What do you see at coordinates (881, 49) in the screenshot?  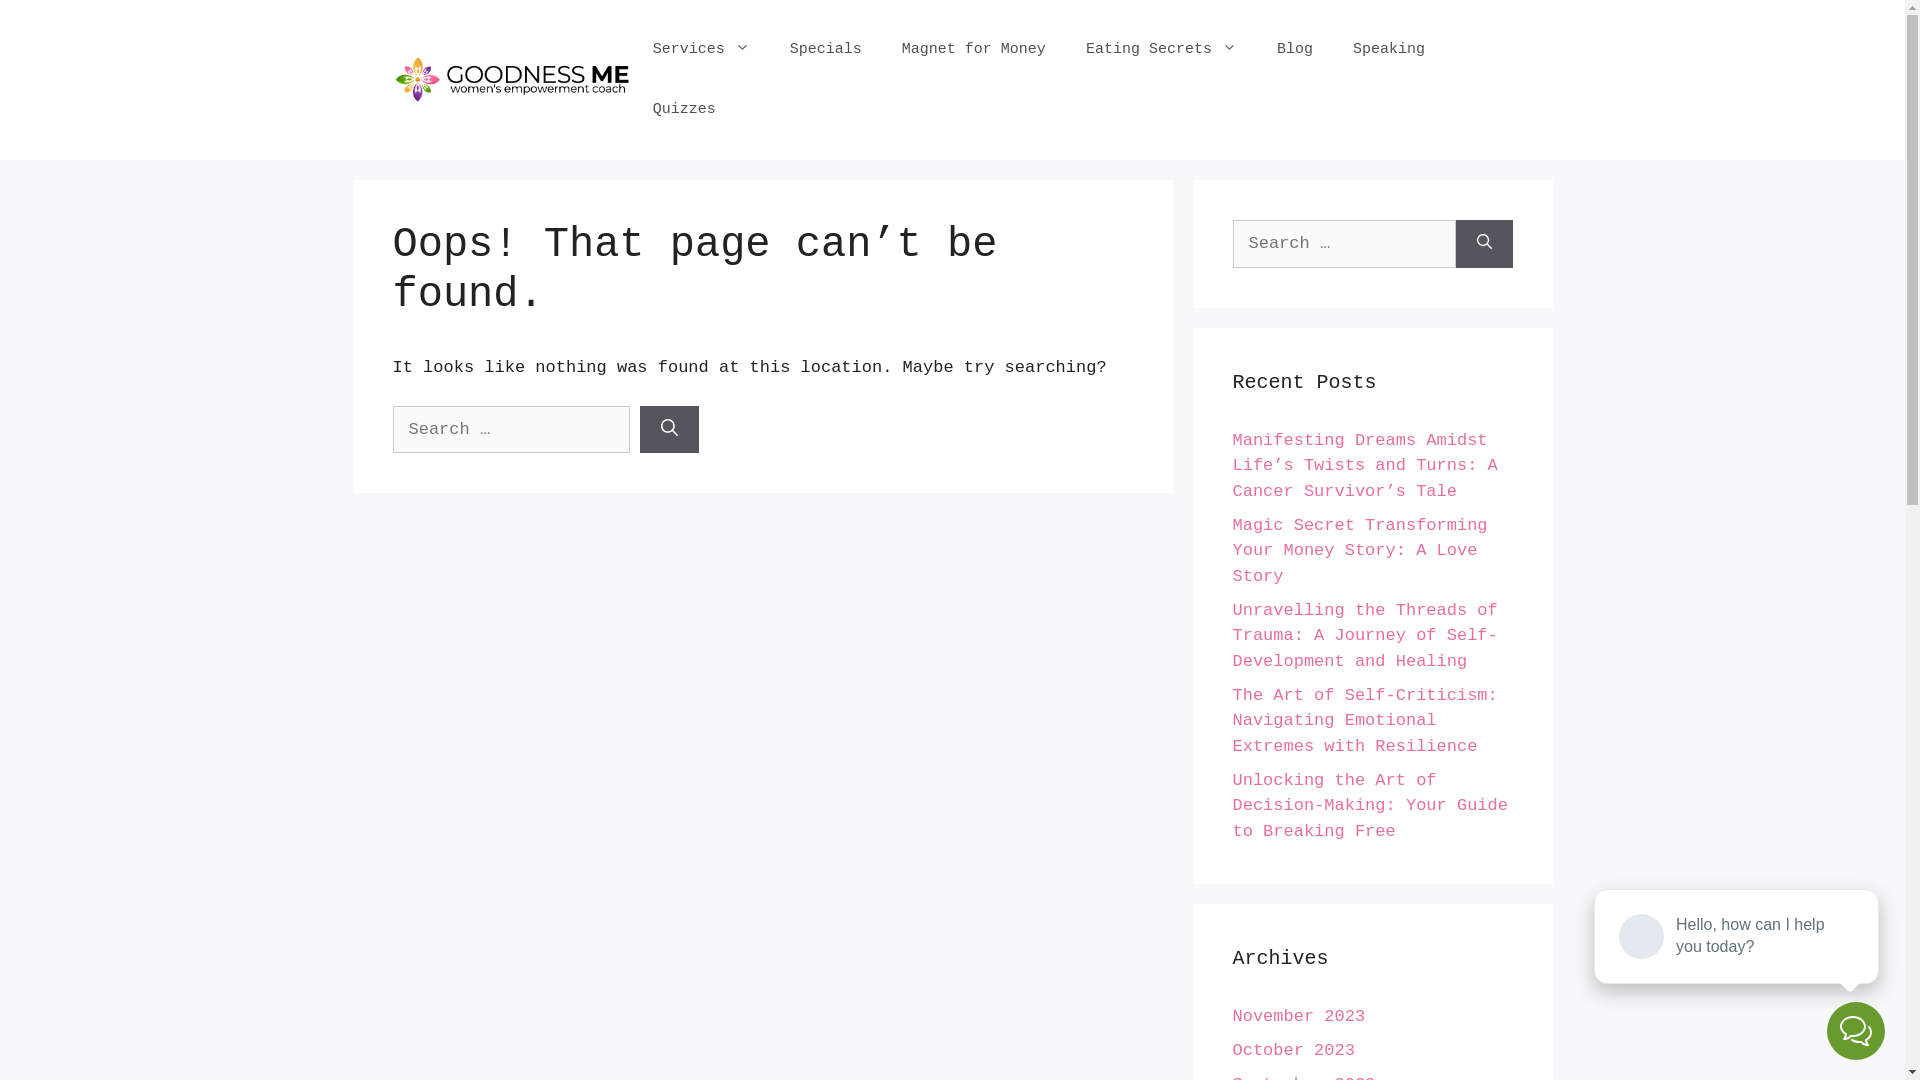 I see `'Magnet for Money'` at bounding box center [881, 49].